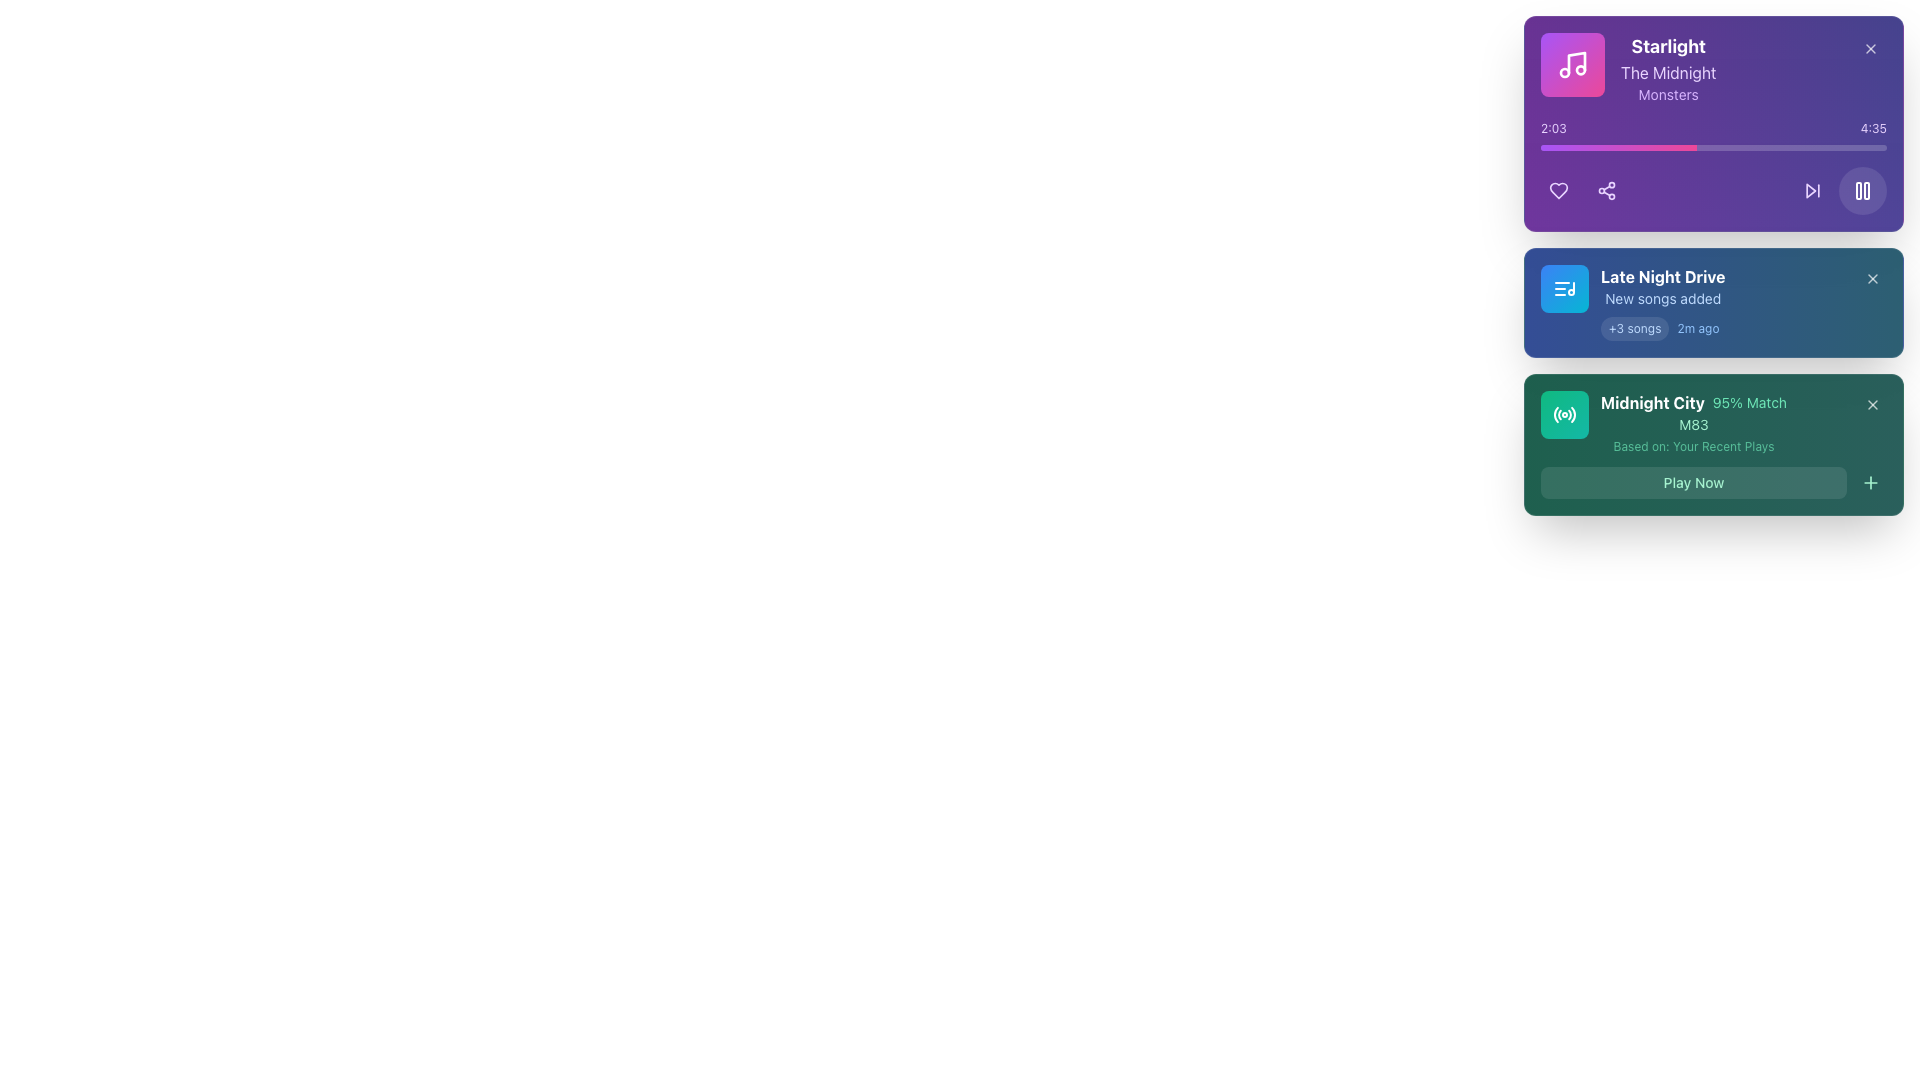 The height and width of the screenshot is (1080, 1920). I want to click on the icon in the bottommost card titled 'Midnight City', which has a gradient green background and is located on the leftmost side of the card, so click(1563, 414).